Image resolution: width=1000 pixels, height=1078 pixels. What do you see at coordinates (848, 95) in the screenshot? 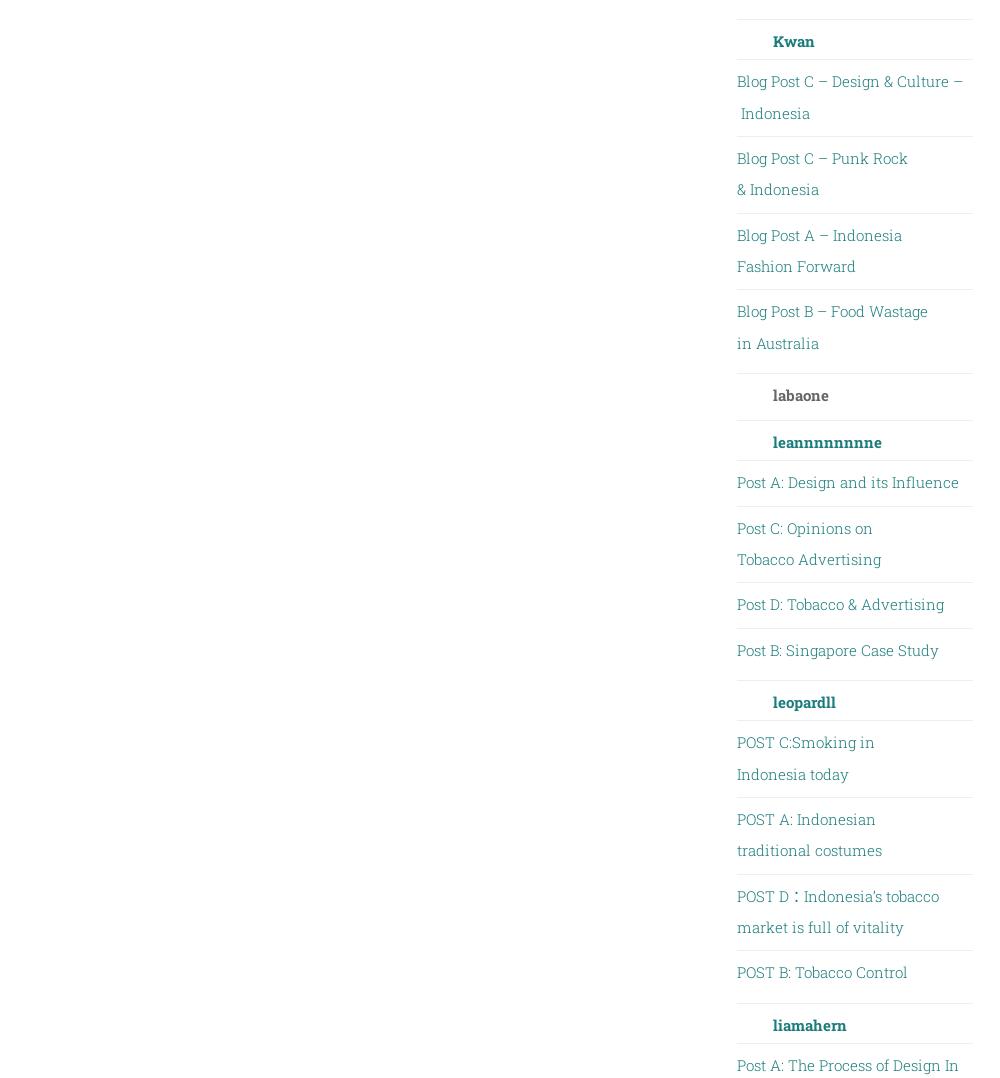
I see `'Blog Post C – Design & Culture – Indonesia'` at bounding box center [848, 95].